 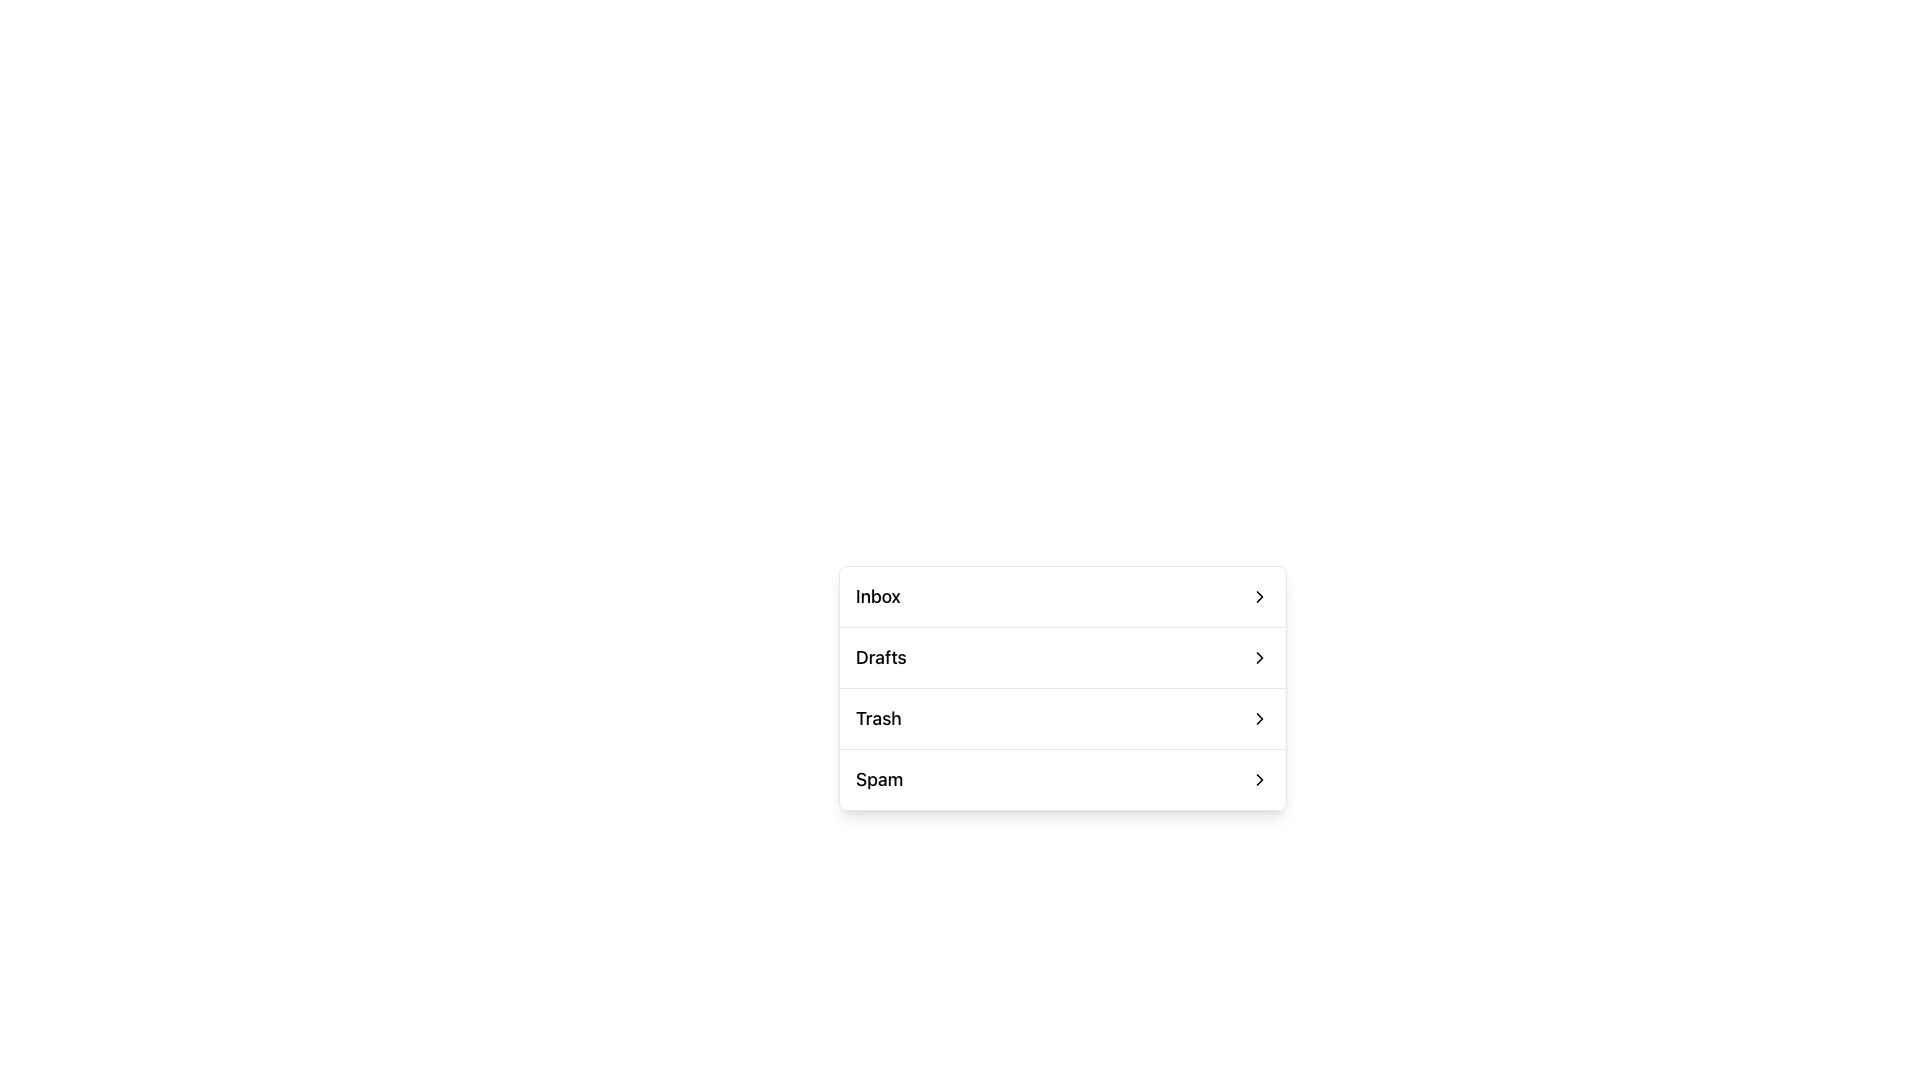 I want to click on the 'Trash' text label in the third row of the vertically stacked menu, indicating the option related to discarded items, so click(x=878, y=717).